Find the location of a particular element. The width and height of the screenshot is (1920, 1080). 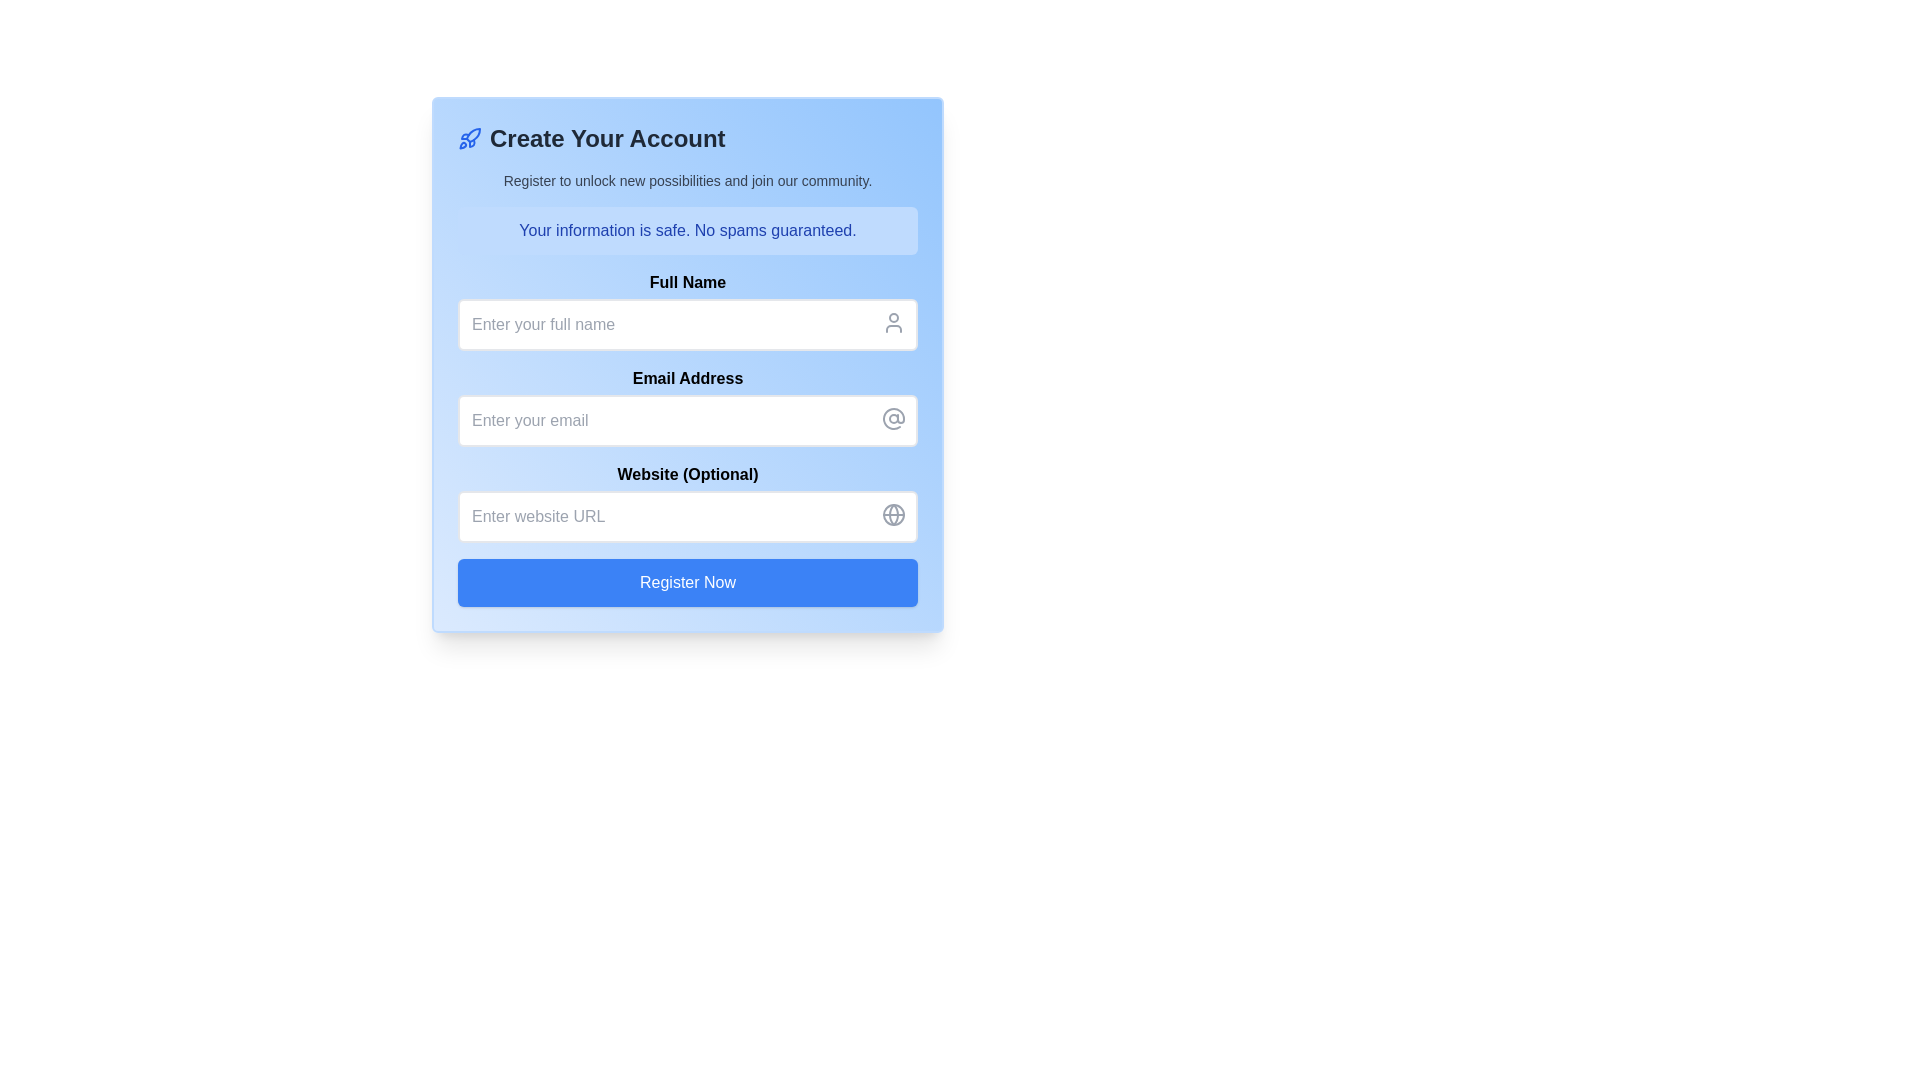

the user icon, which is a gray circular head and simplified body shape located in the top-right corner of the 'Full Name' input field is located at coordinates (892, 322).